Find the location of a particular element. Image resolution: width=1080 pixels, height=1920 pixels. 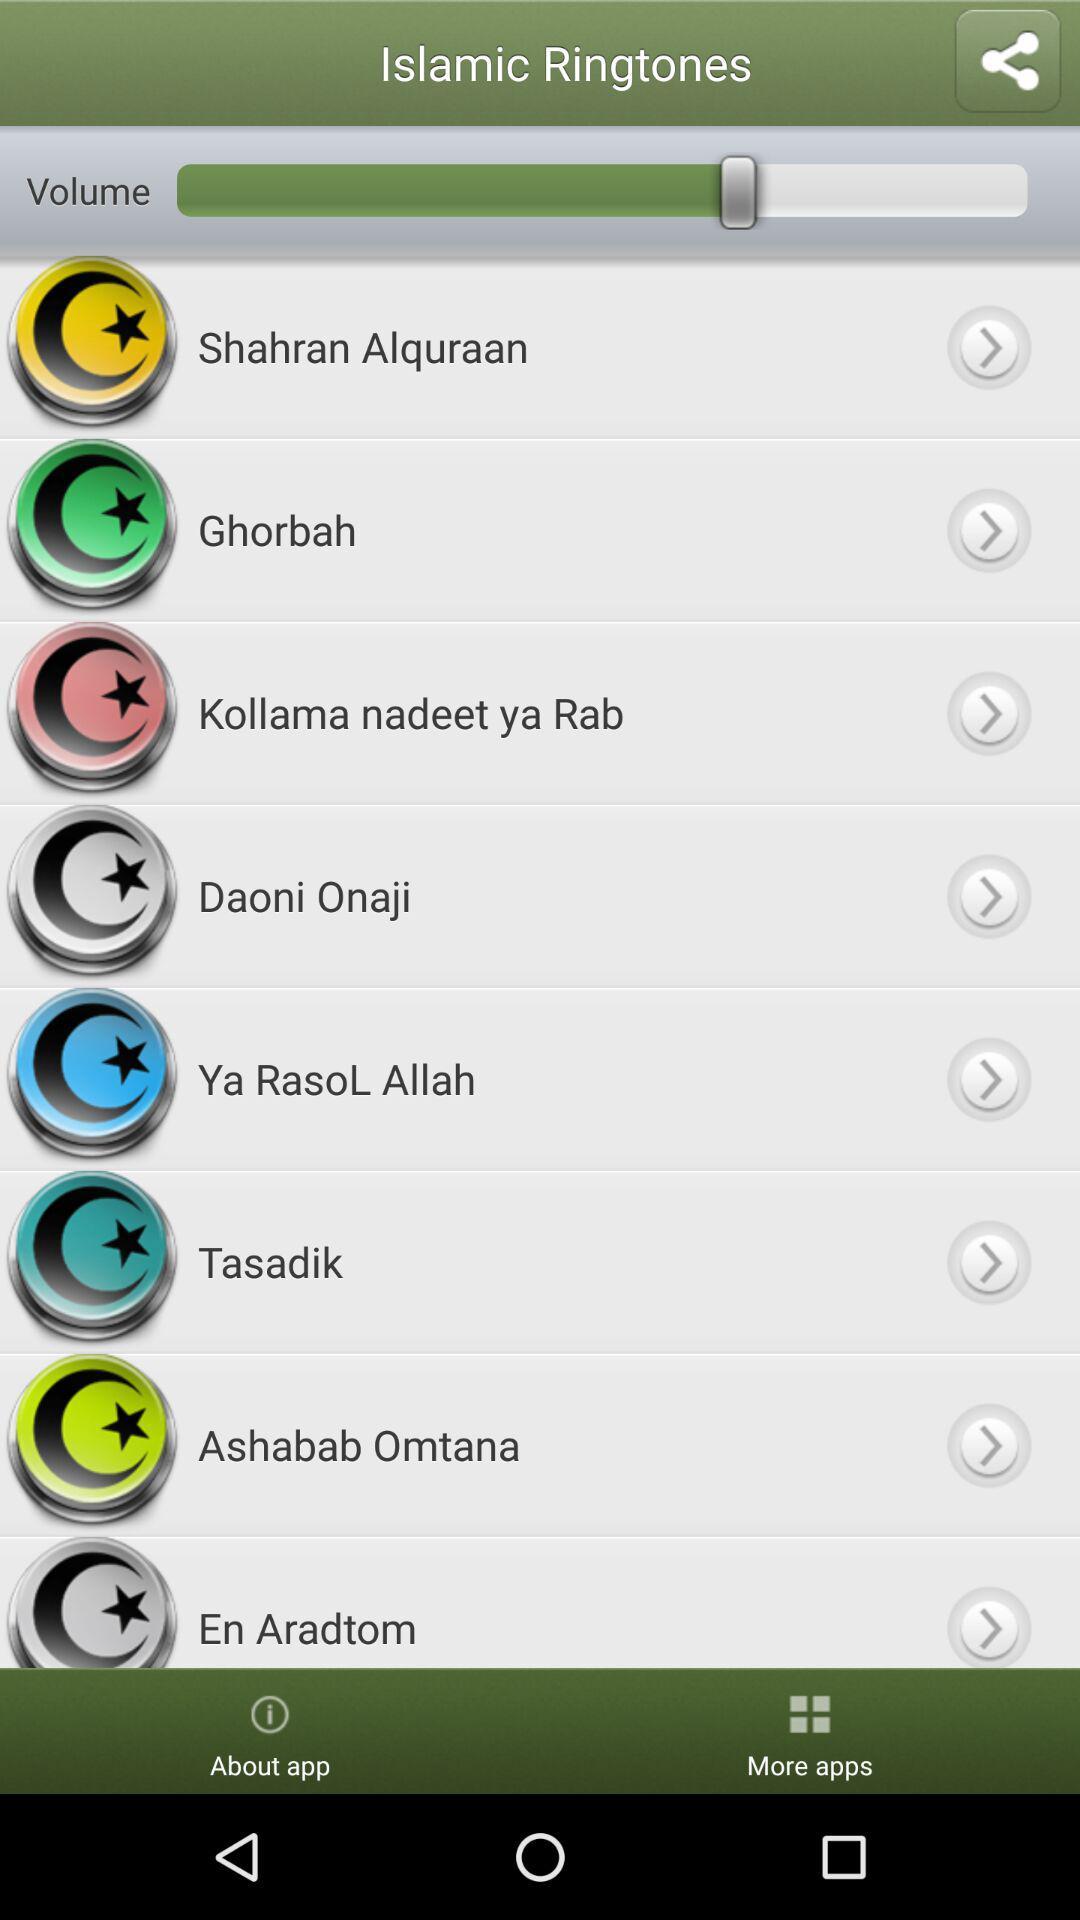

the ringtone is located at coordinates (987, 1077).